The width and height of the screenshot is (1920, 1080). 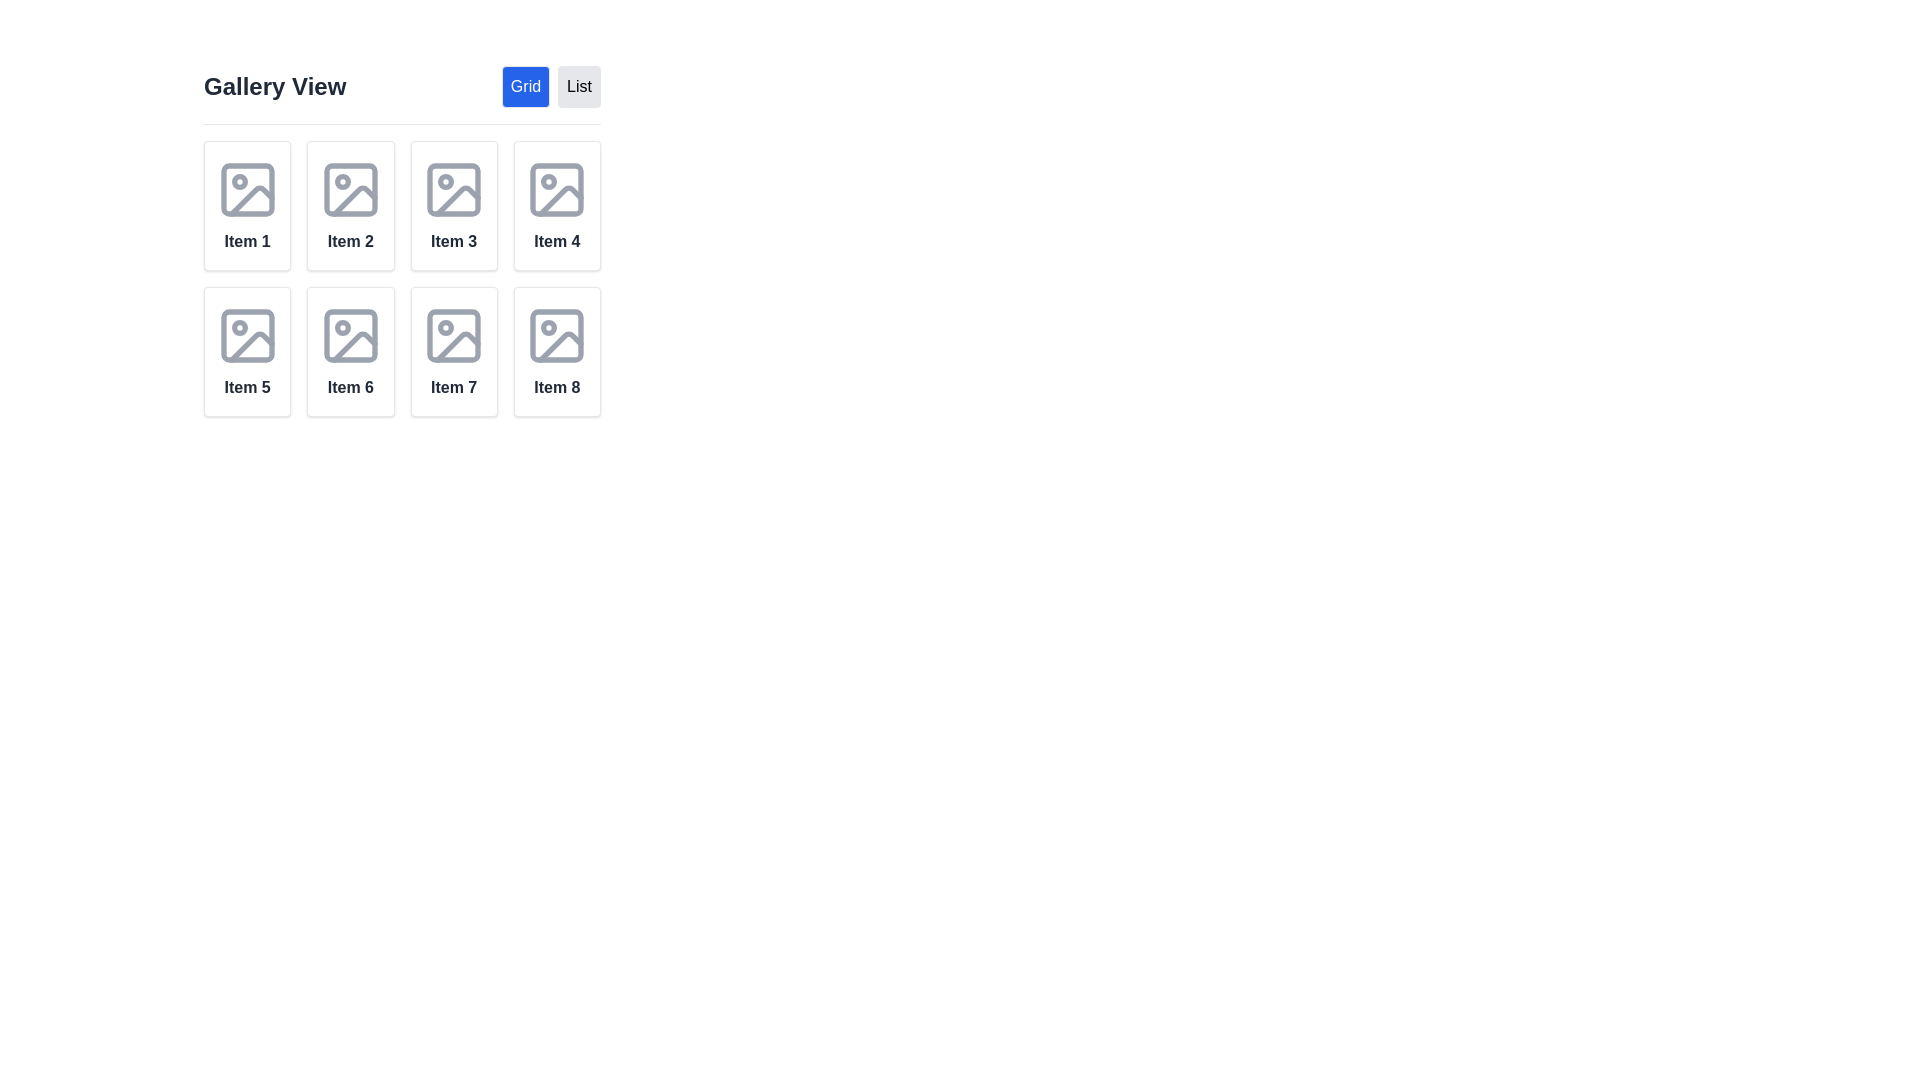 What do you see at coordinates (578, 86) in the screenshot?
I see `the rectangular 'List' button with a light gray background and black text` at bounding box center [578, 86].